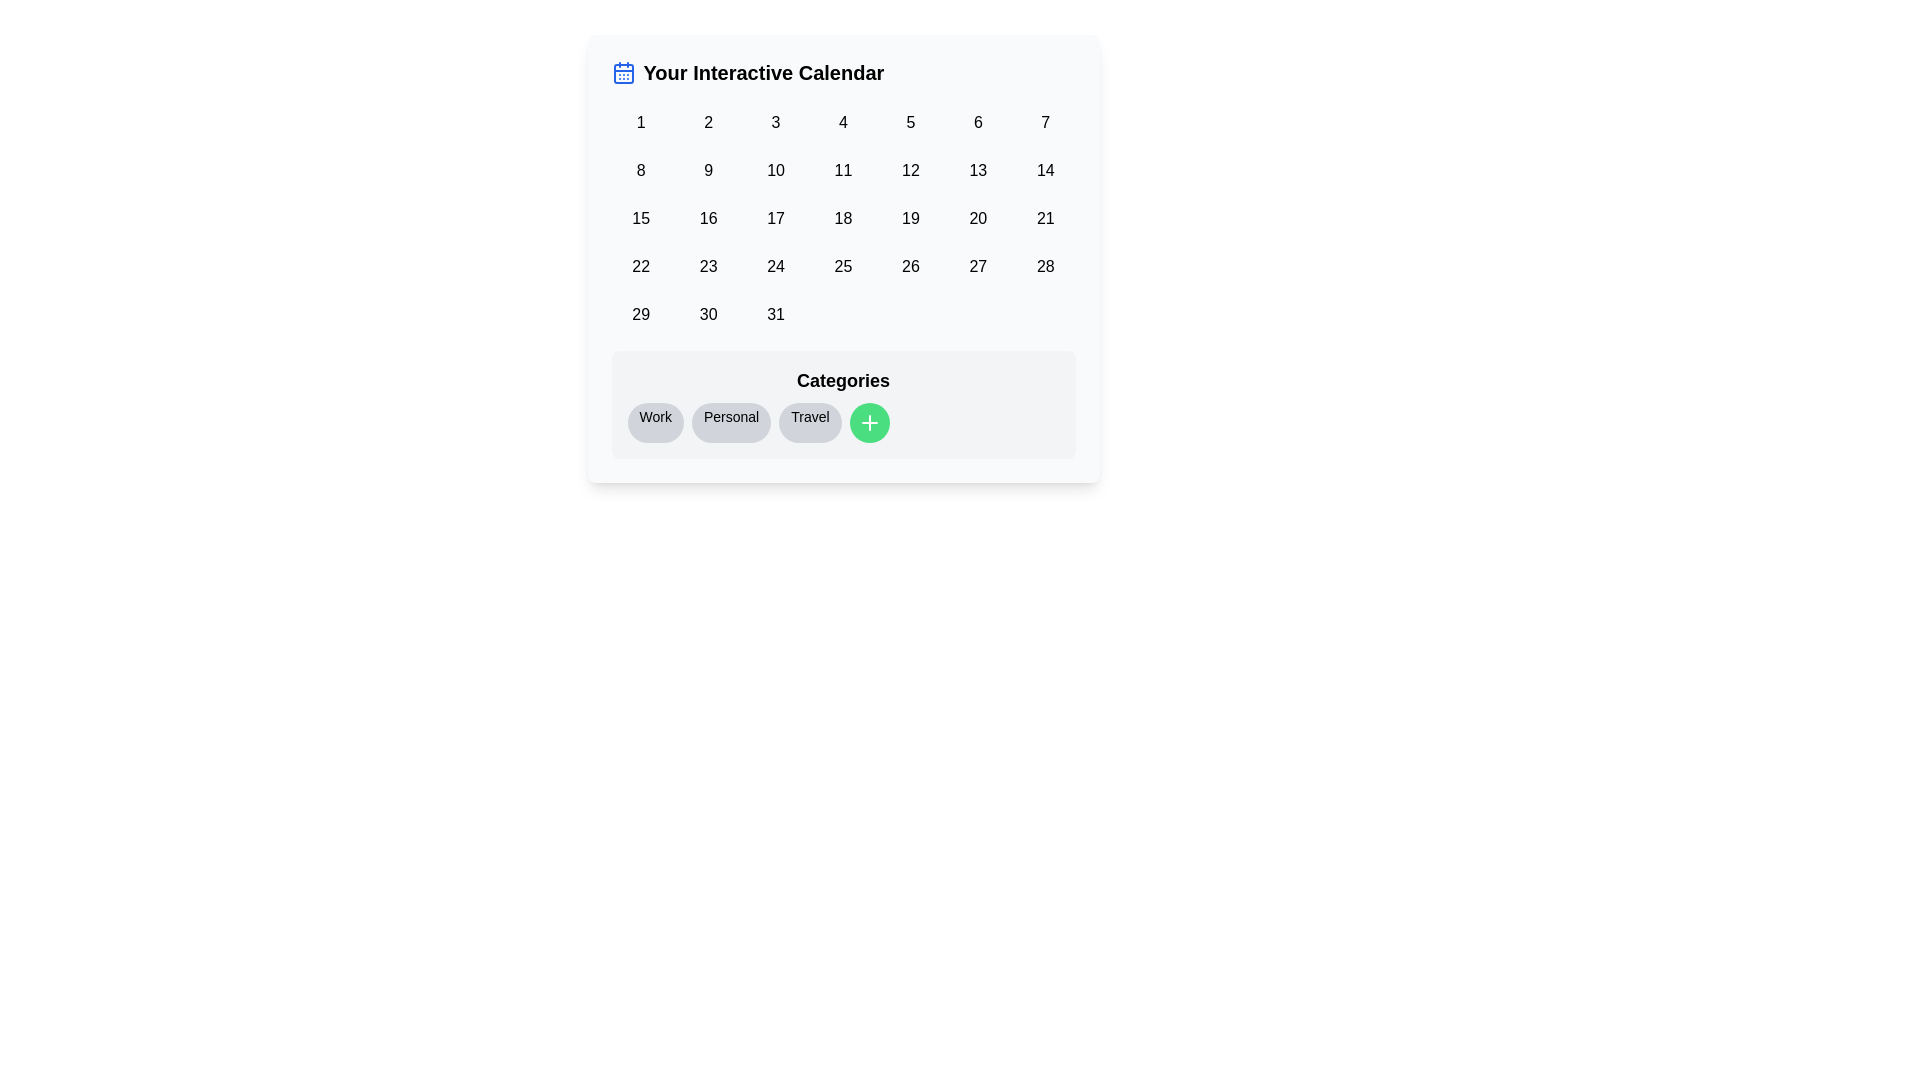  I want to click on the Interactive Calendar Component, which features a title 'Your Interactive Calendar', a grid for dates, and a section labeled 'Categories' at the bottom, so click(843, 257).